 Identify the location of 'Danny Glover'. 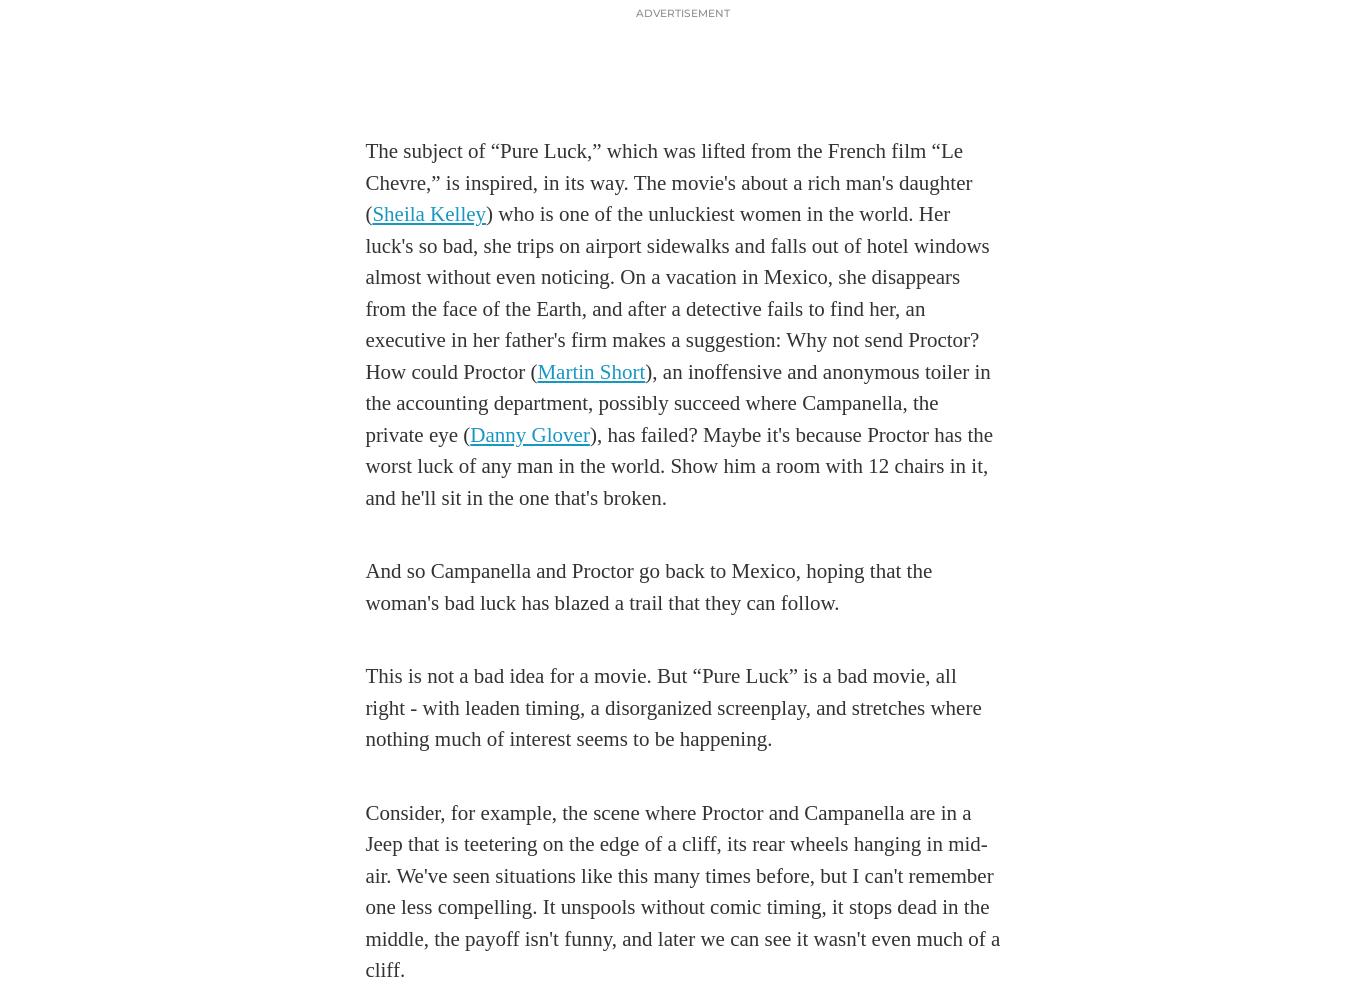
(529, 434).